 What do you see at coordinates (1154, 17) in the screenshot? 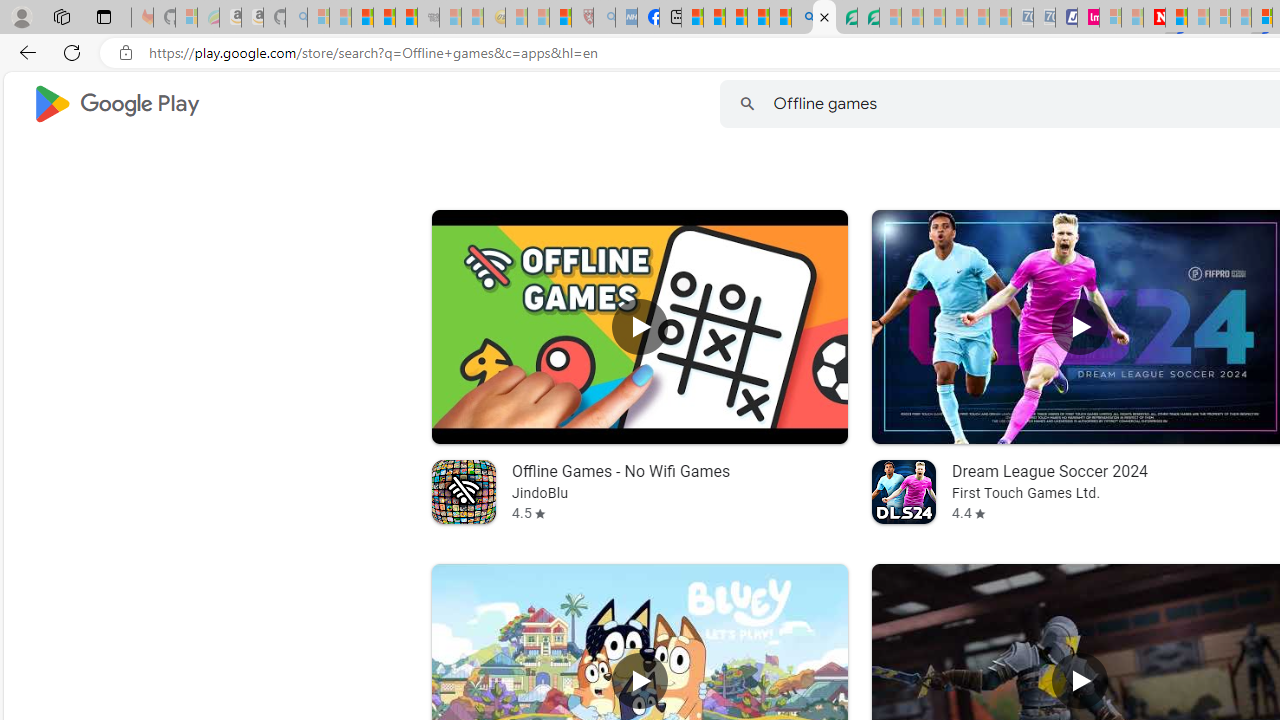
I see `'Latest Politics News & Archive | Newsweek.com'` at bounding box center [1154, 17].